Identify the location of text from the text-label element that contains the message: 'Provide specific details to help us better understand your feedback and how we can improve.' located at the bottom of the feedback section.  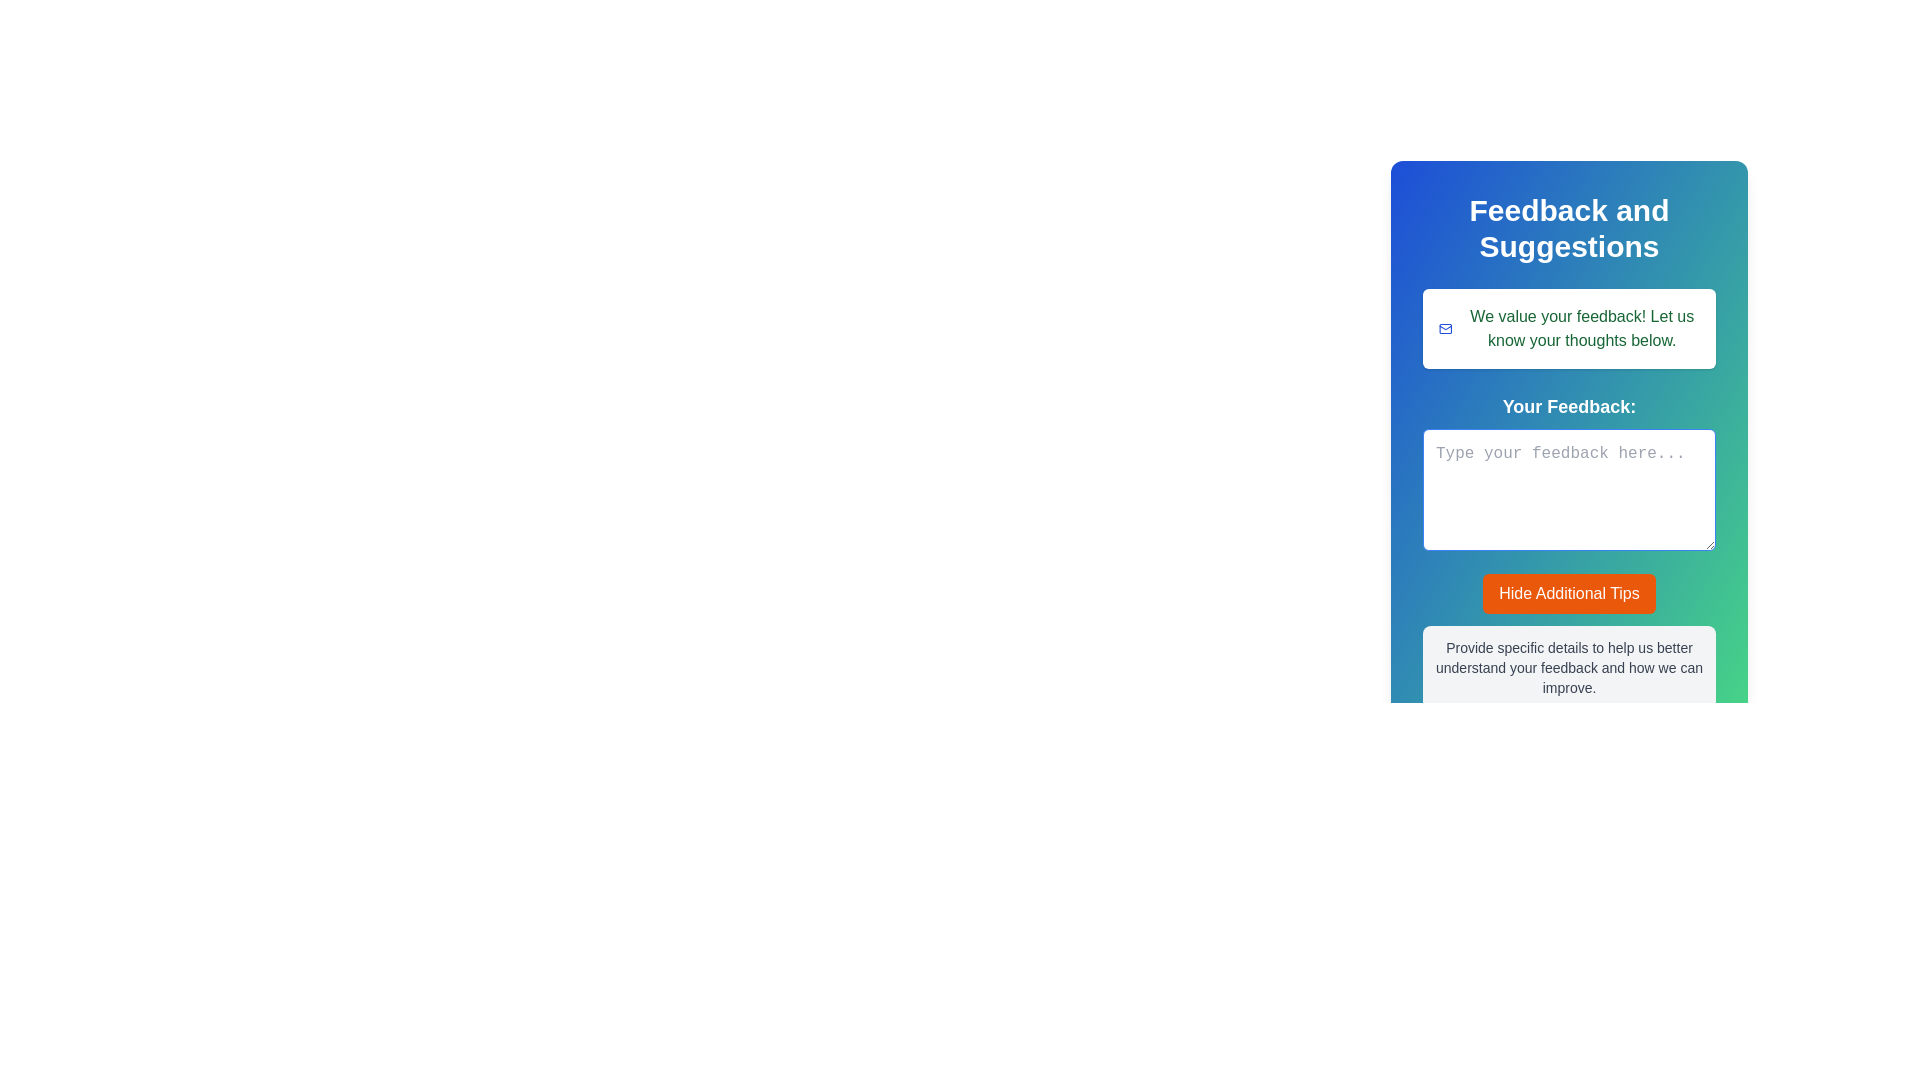
(1568, 667).